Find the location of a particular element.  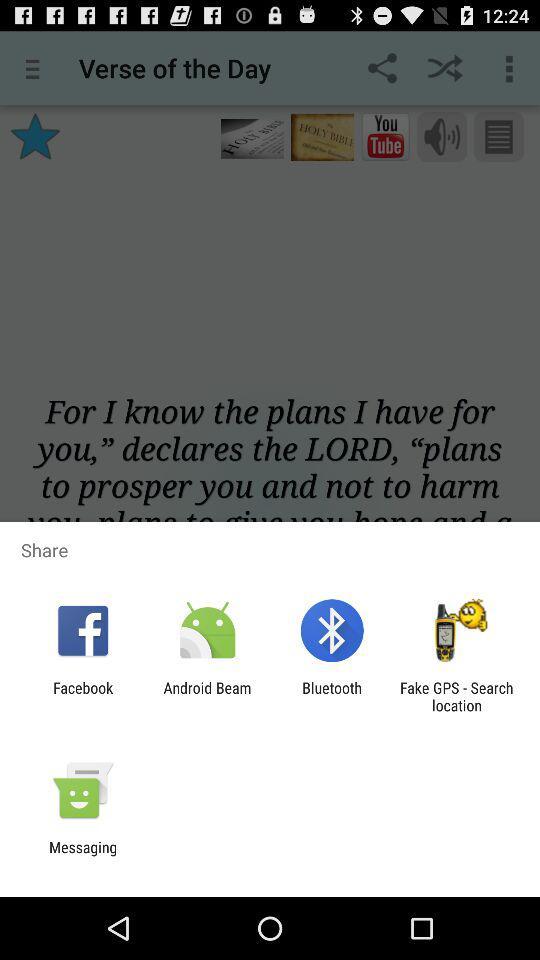

the bluetooth icon is located at coordinates (332, 696).